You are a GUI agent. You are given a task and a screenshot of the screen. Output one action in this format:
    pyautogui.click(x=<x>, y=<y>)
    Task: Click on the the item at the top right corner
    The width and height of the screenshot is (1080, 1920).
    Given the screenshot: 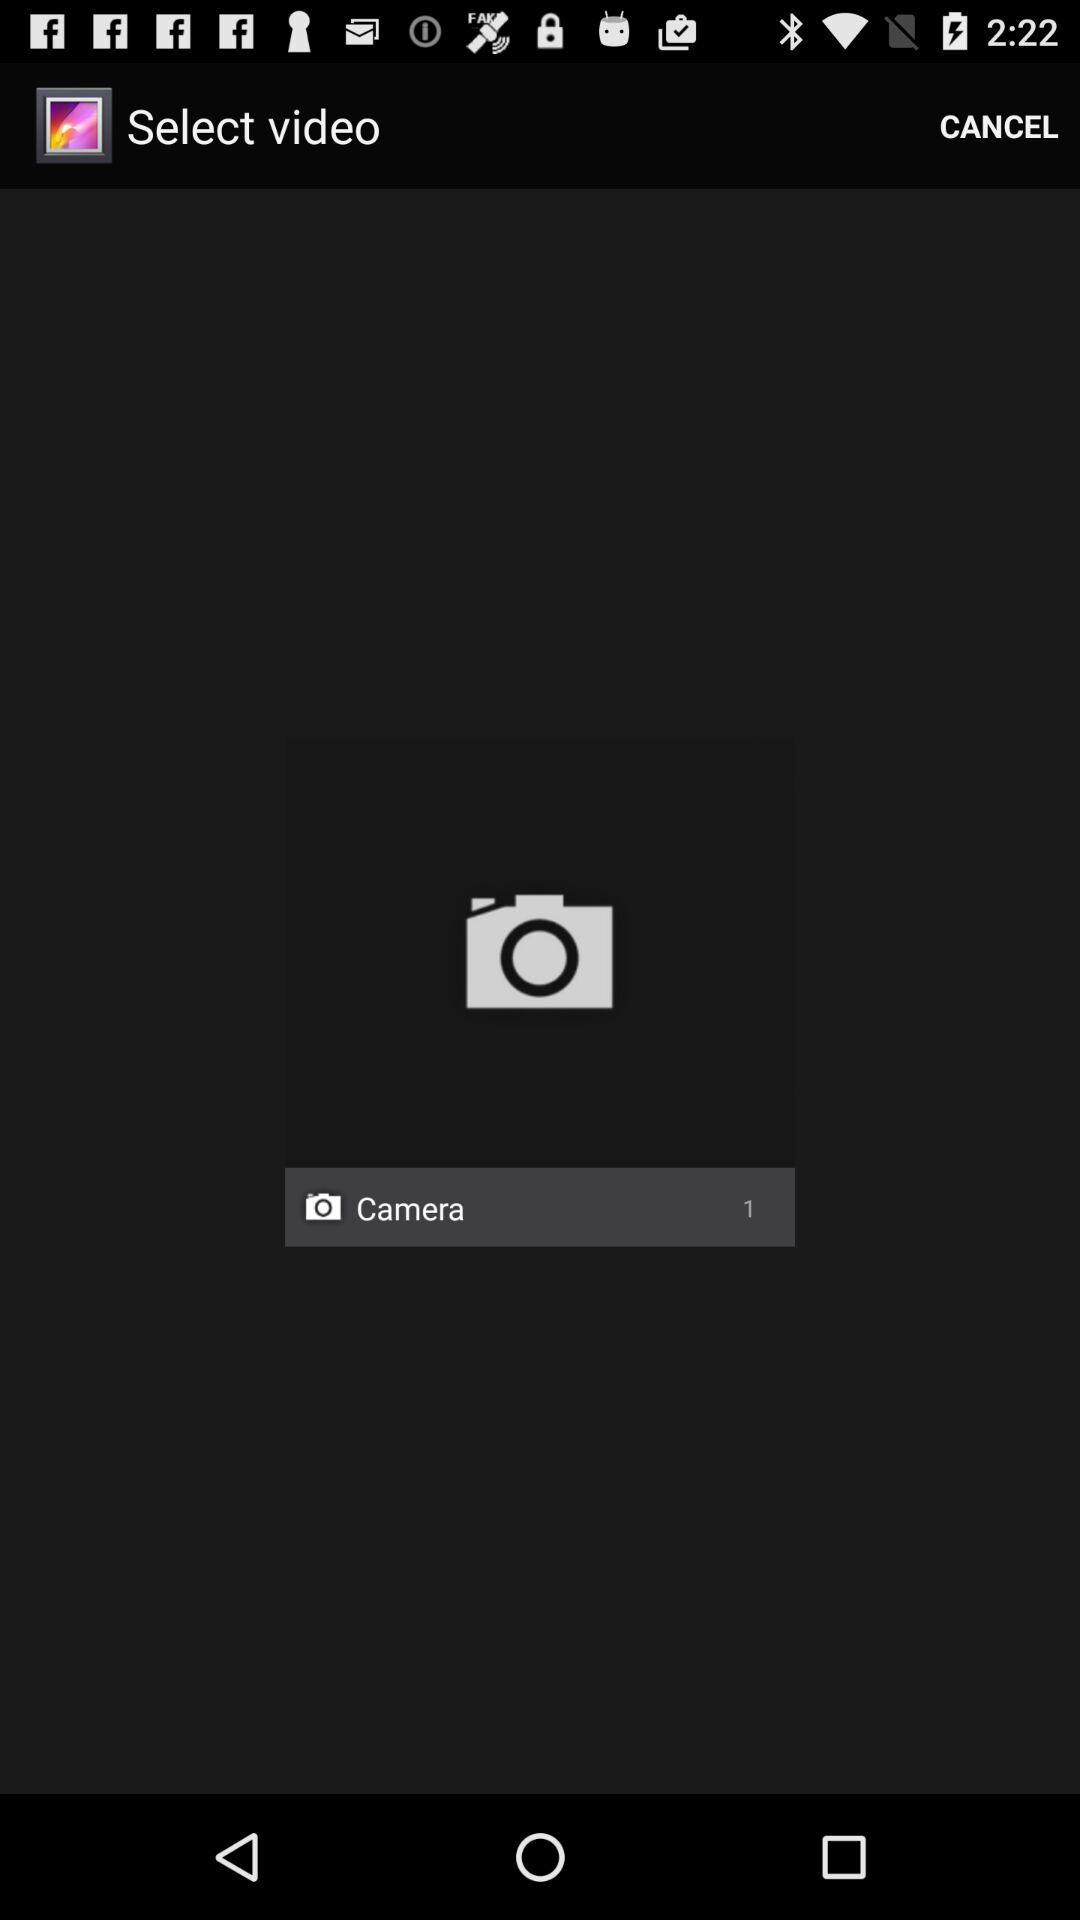 What is the action you would take?
    pyautogui.click(x=999, y=124)
    